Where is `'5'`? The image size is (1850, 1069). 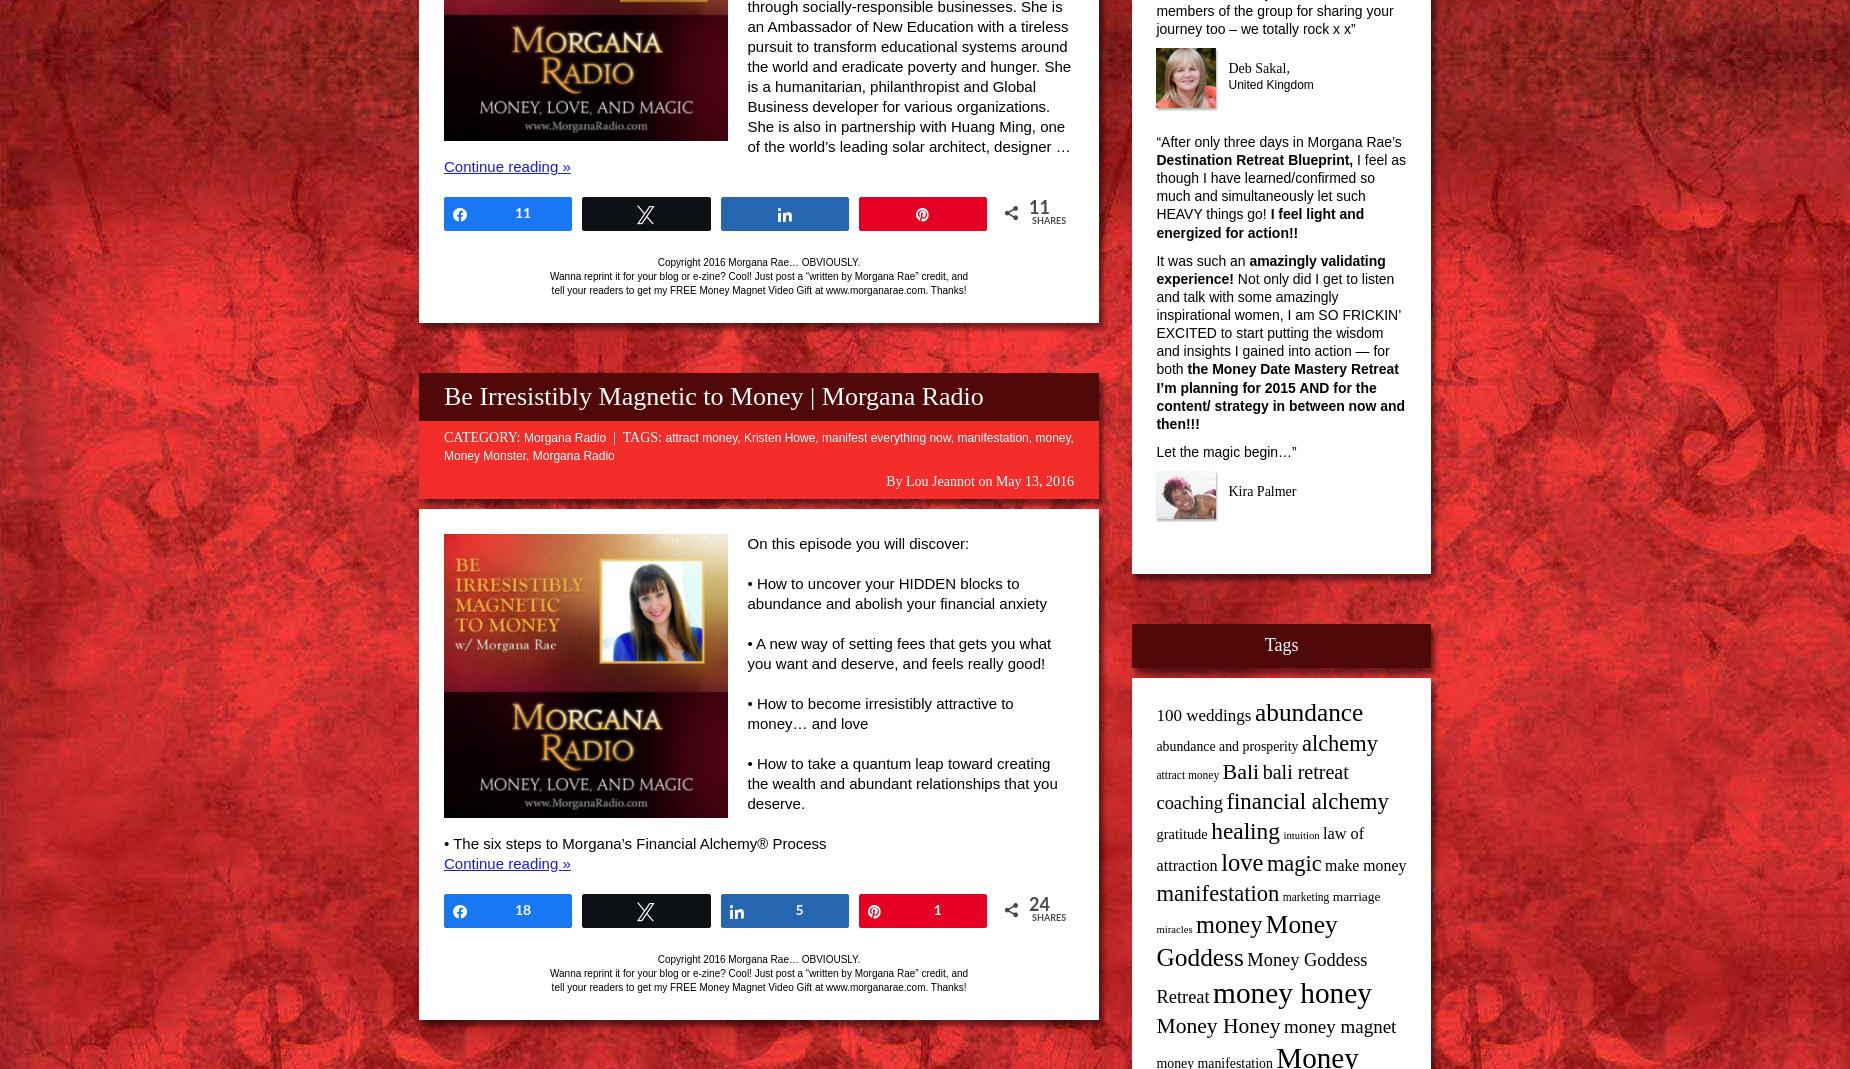 '5' is located at coordinates (799, 909).